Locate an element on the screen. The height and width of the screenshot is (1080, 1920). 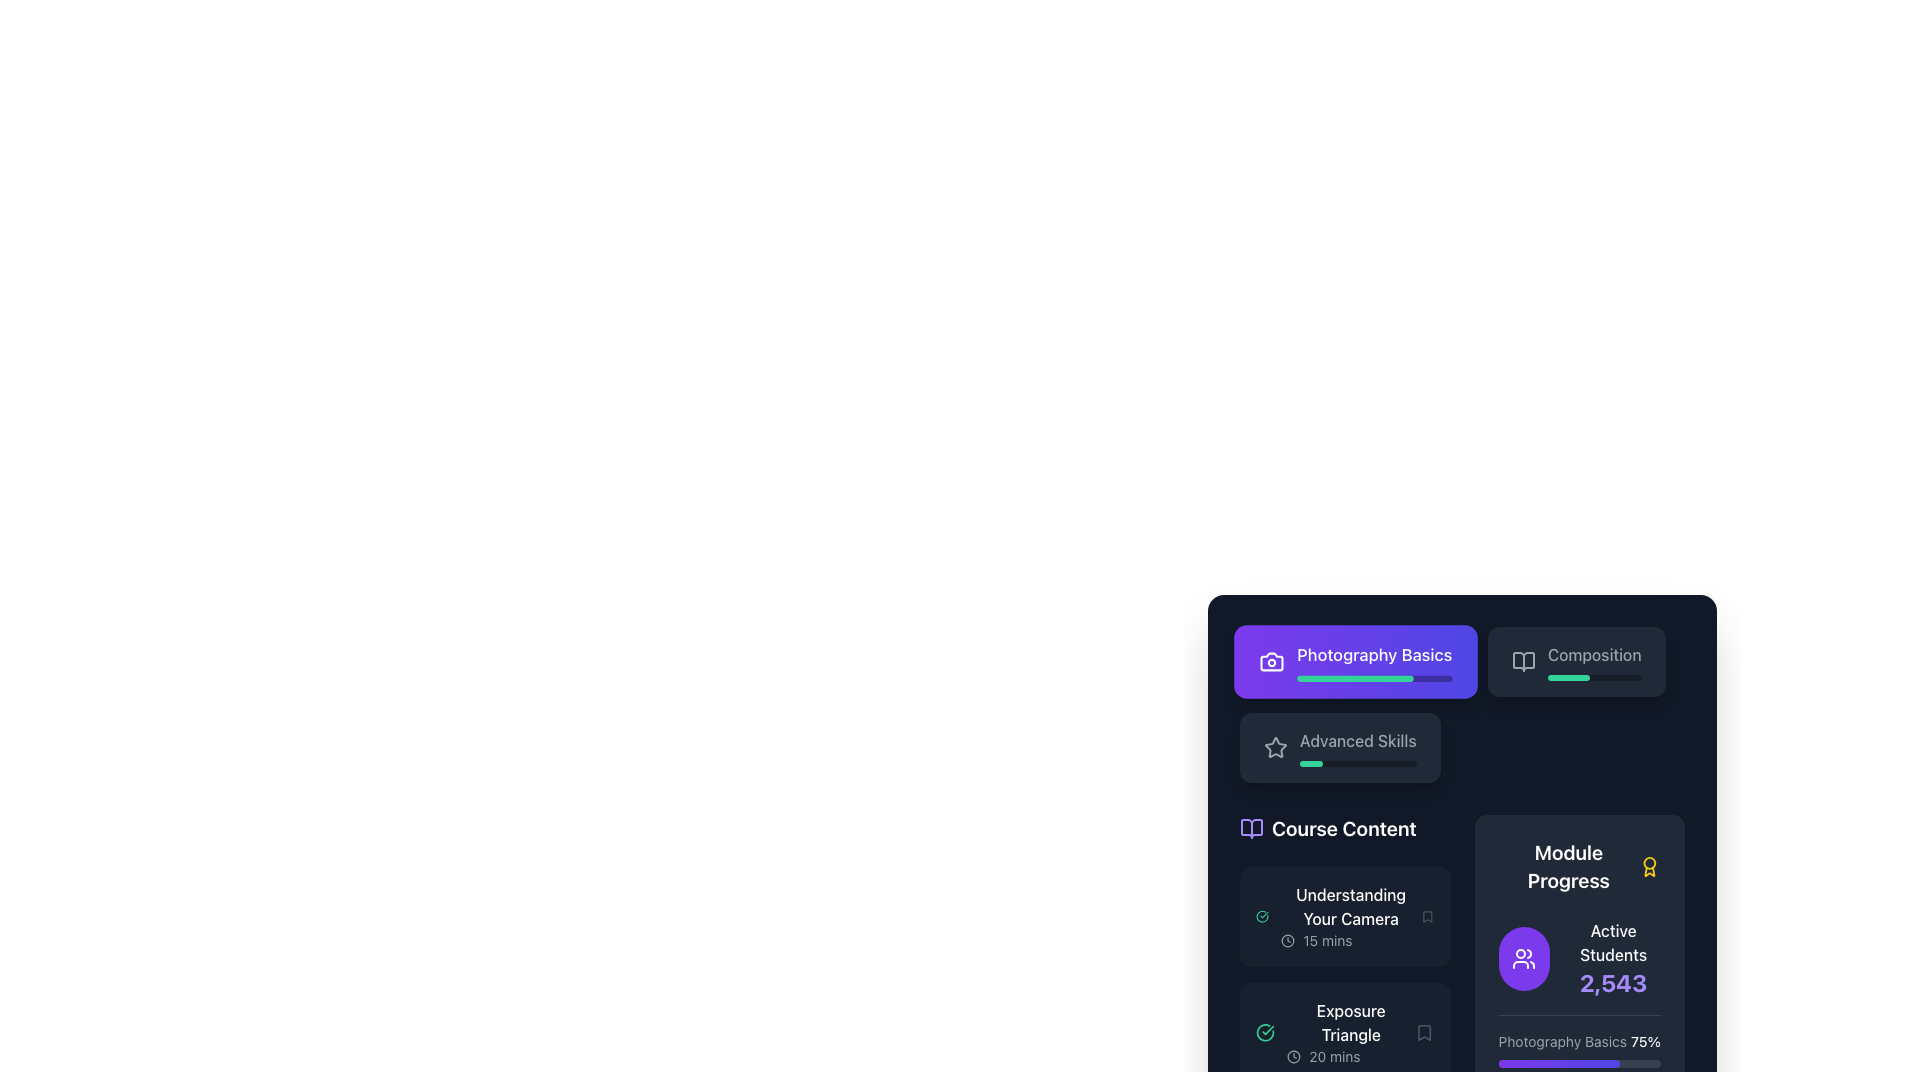
the Interactive button or tab for 'Composition' located in the upper center of the interface, immediately following 'Photography Basics.' is located at coordinates (1575, 662).